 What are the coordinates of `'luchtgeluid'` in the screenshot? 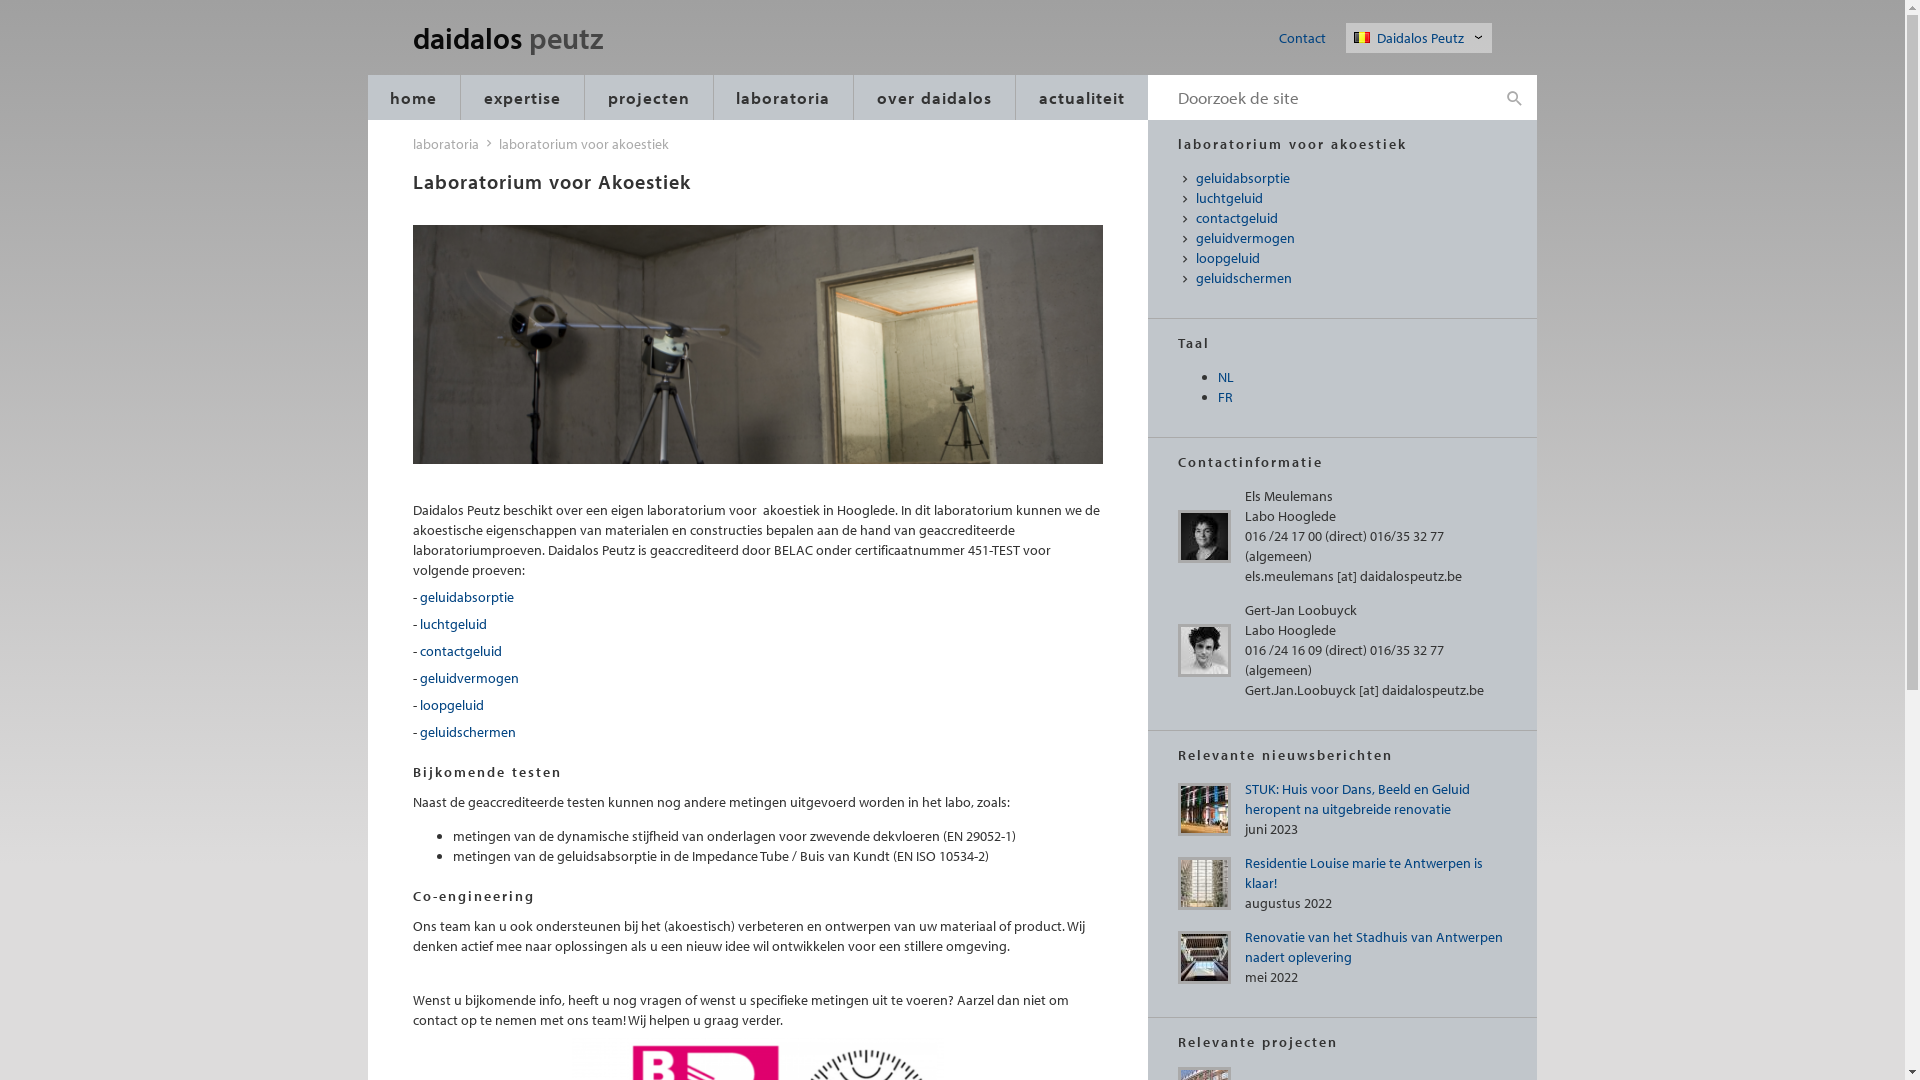 It's located at (1195, 199).